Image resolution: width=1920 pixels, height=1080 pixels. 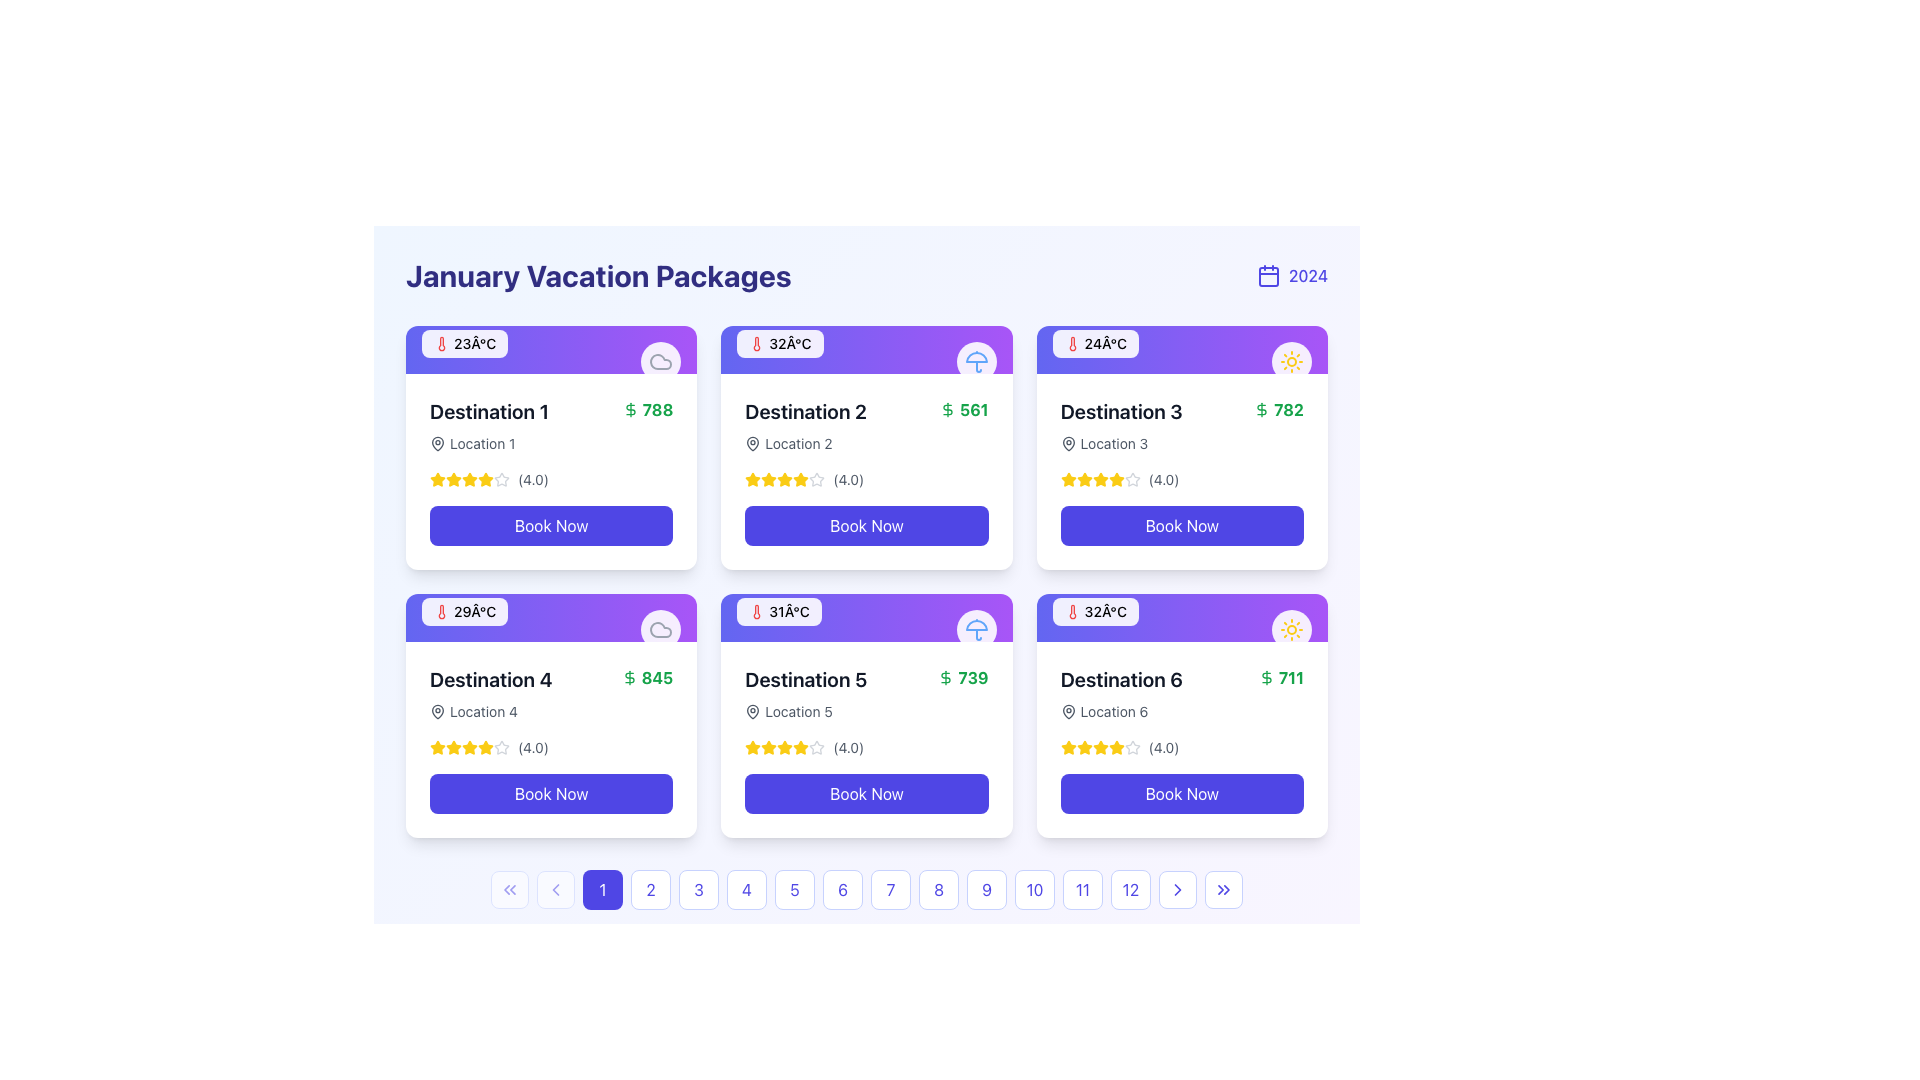 I want to click on the left-facing chevron button with a white background and indigo border, so click(x=556, y=889).